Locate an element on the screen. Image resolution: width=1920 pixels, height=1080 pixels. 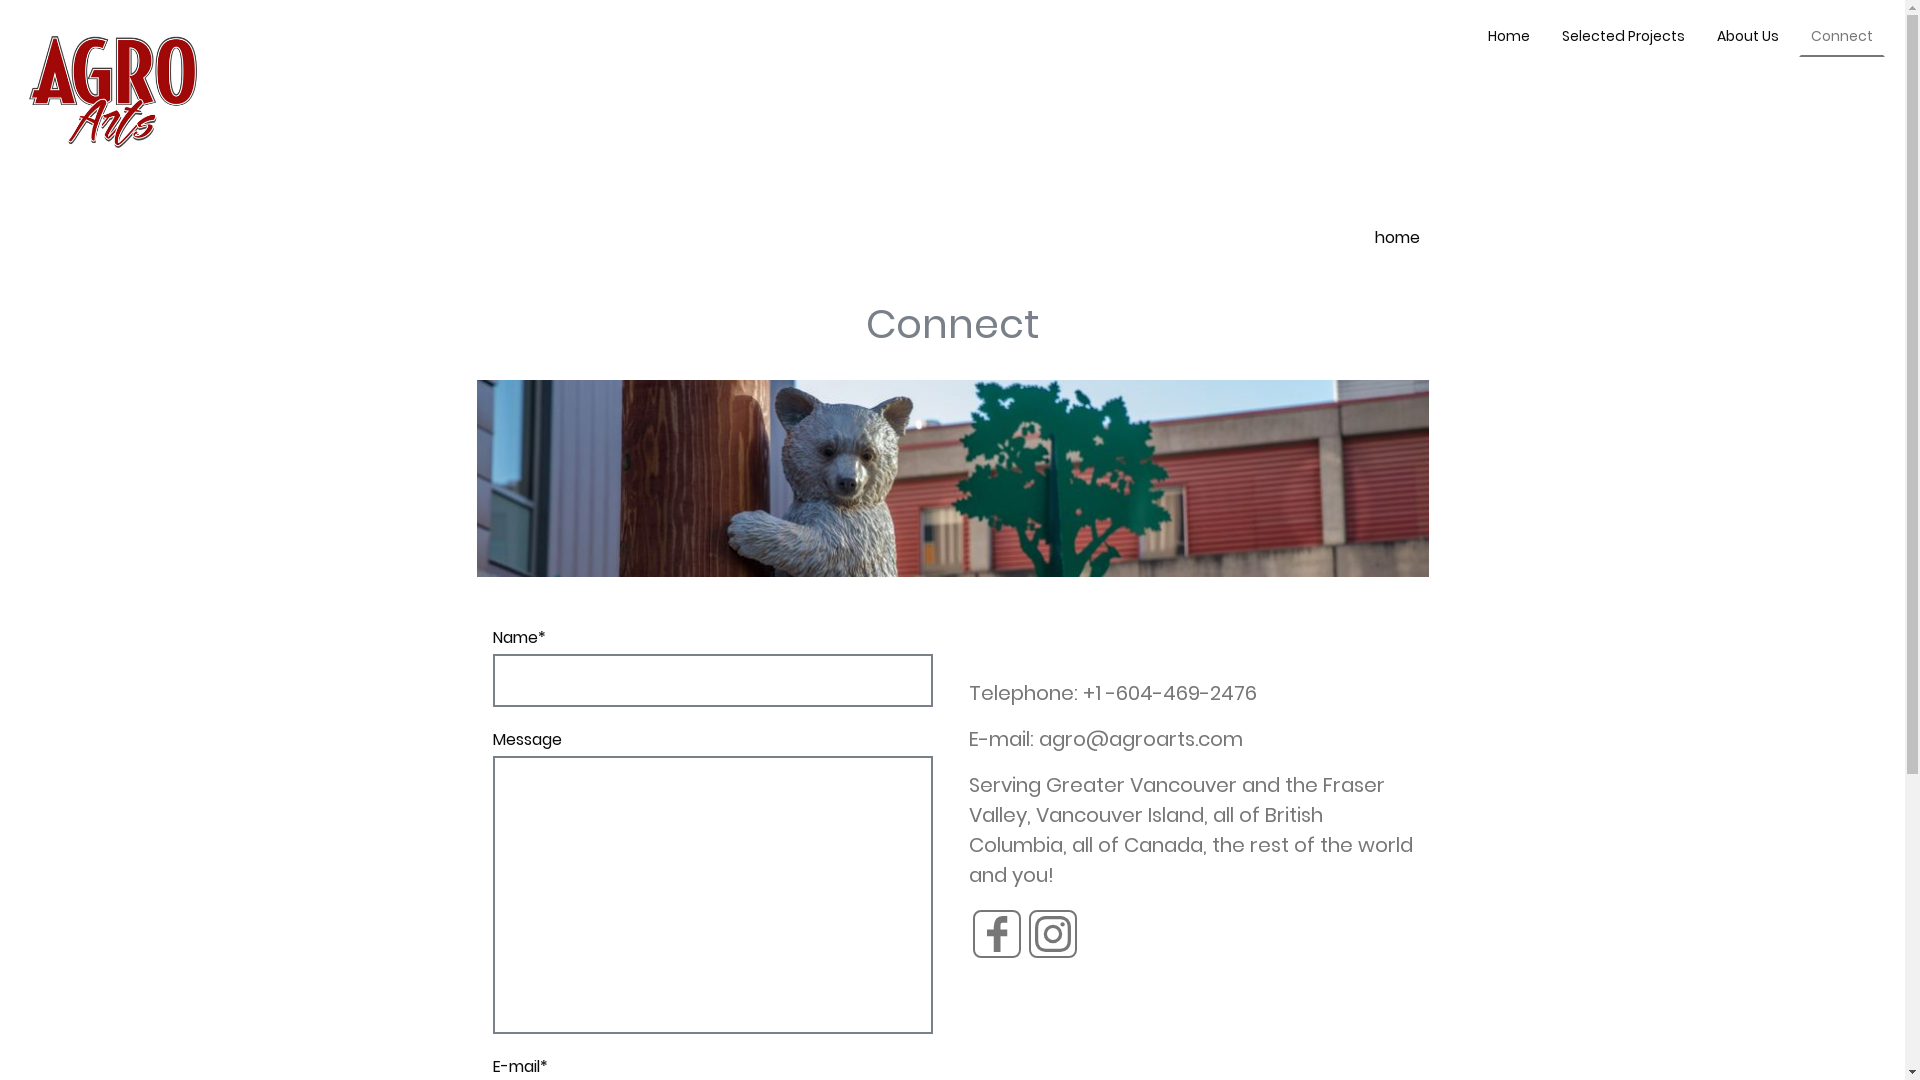
'Connect' is located at coordinates (1841, 36).